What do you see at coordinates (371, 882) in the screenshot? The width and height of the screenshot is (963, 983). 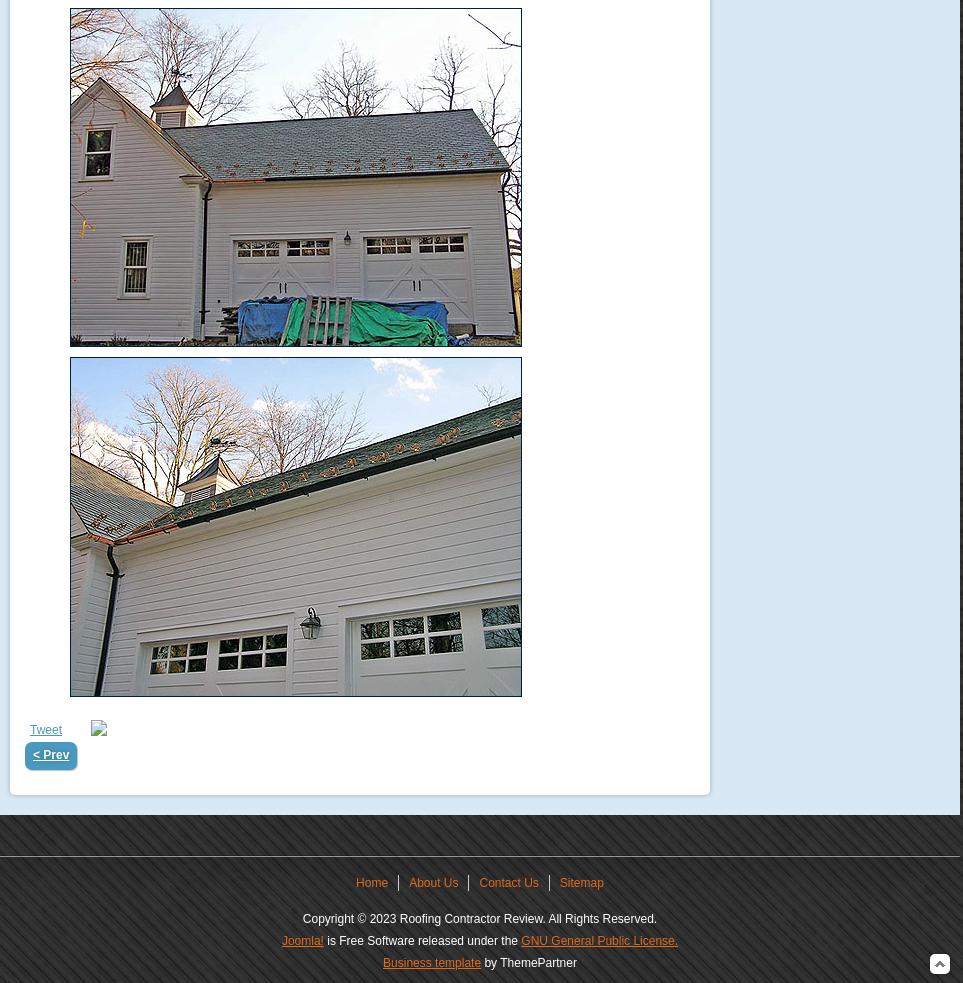 I see `'Home'` at bounding box center [371, 882].